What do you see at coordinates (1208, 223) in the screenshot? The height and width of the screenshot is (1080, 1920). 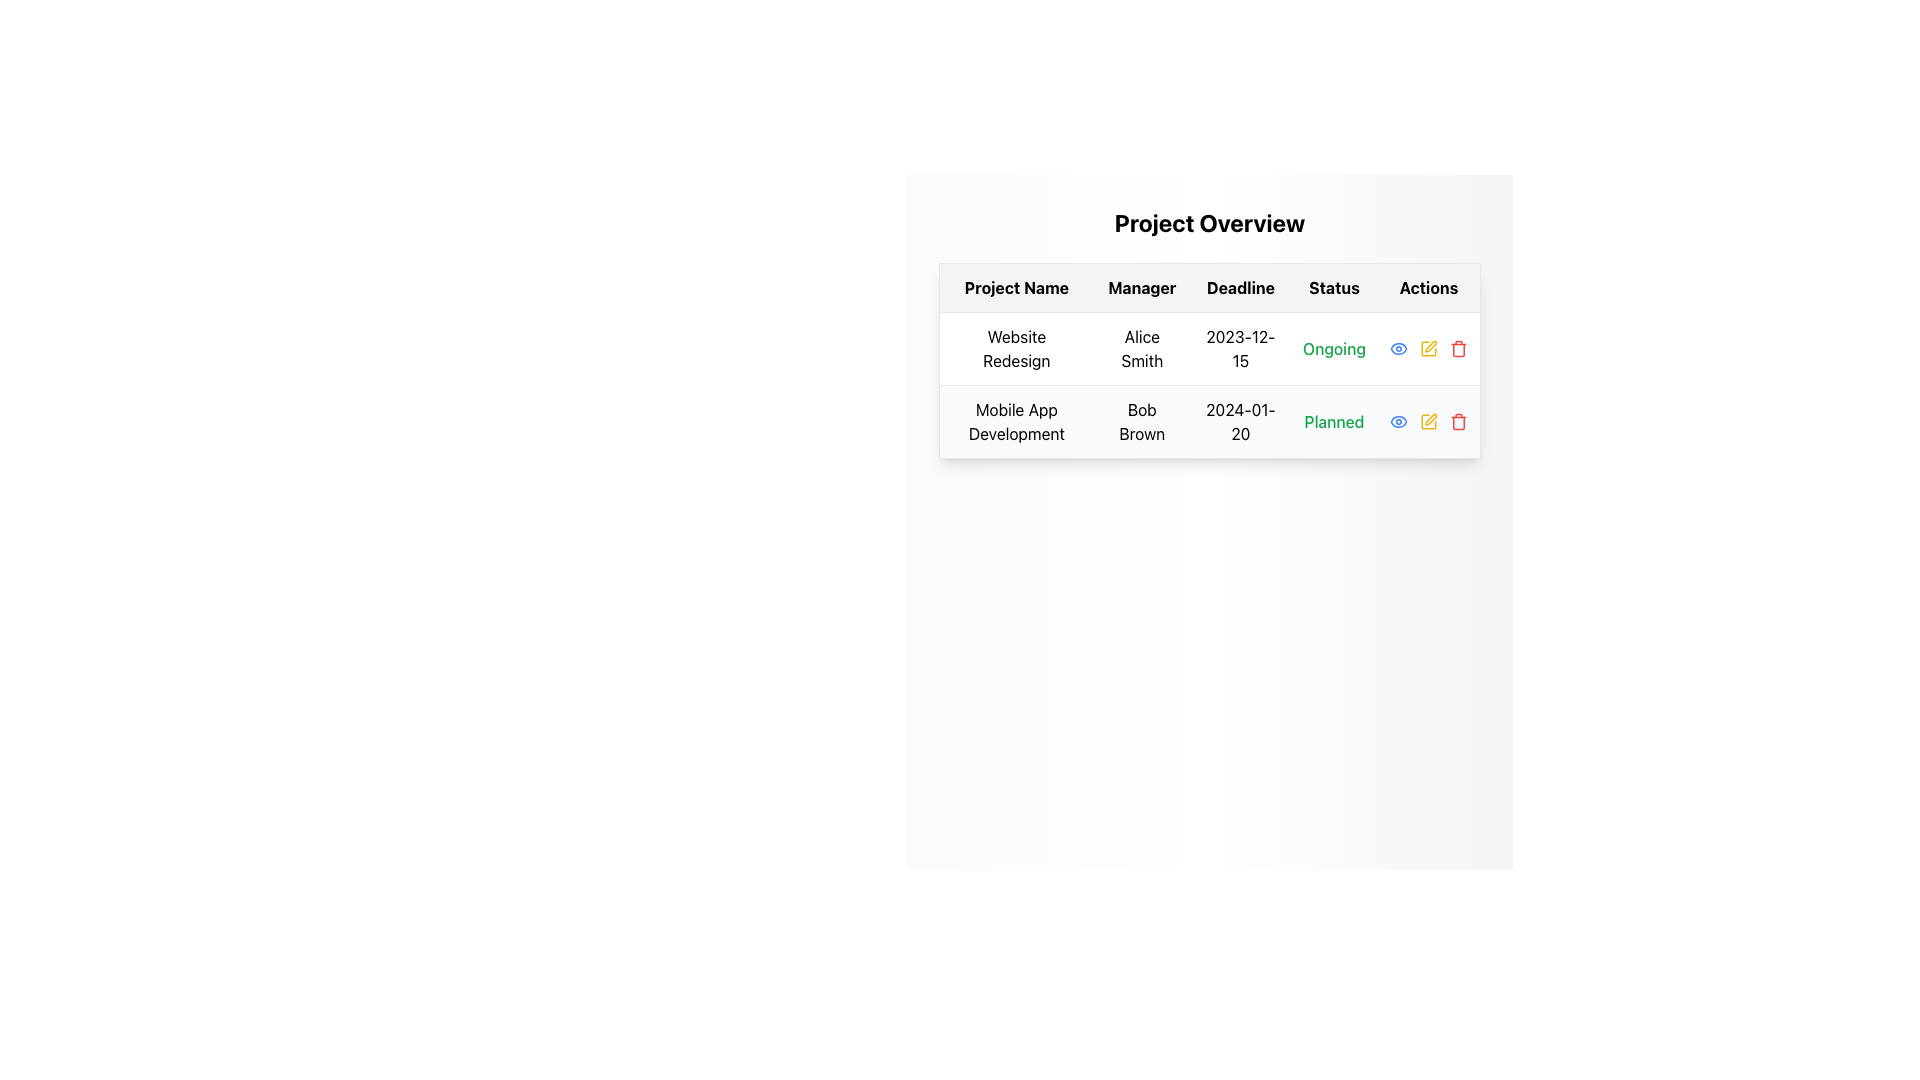 I see `bold, black header text 'Project Overview' located at the top of the content area` at bounding box center [1208, 223].